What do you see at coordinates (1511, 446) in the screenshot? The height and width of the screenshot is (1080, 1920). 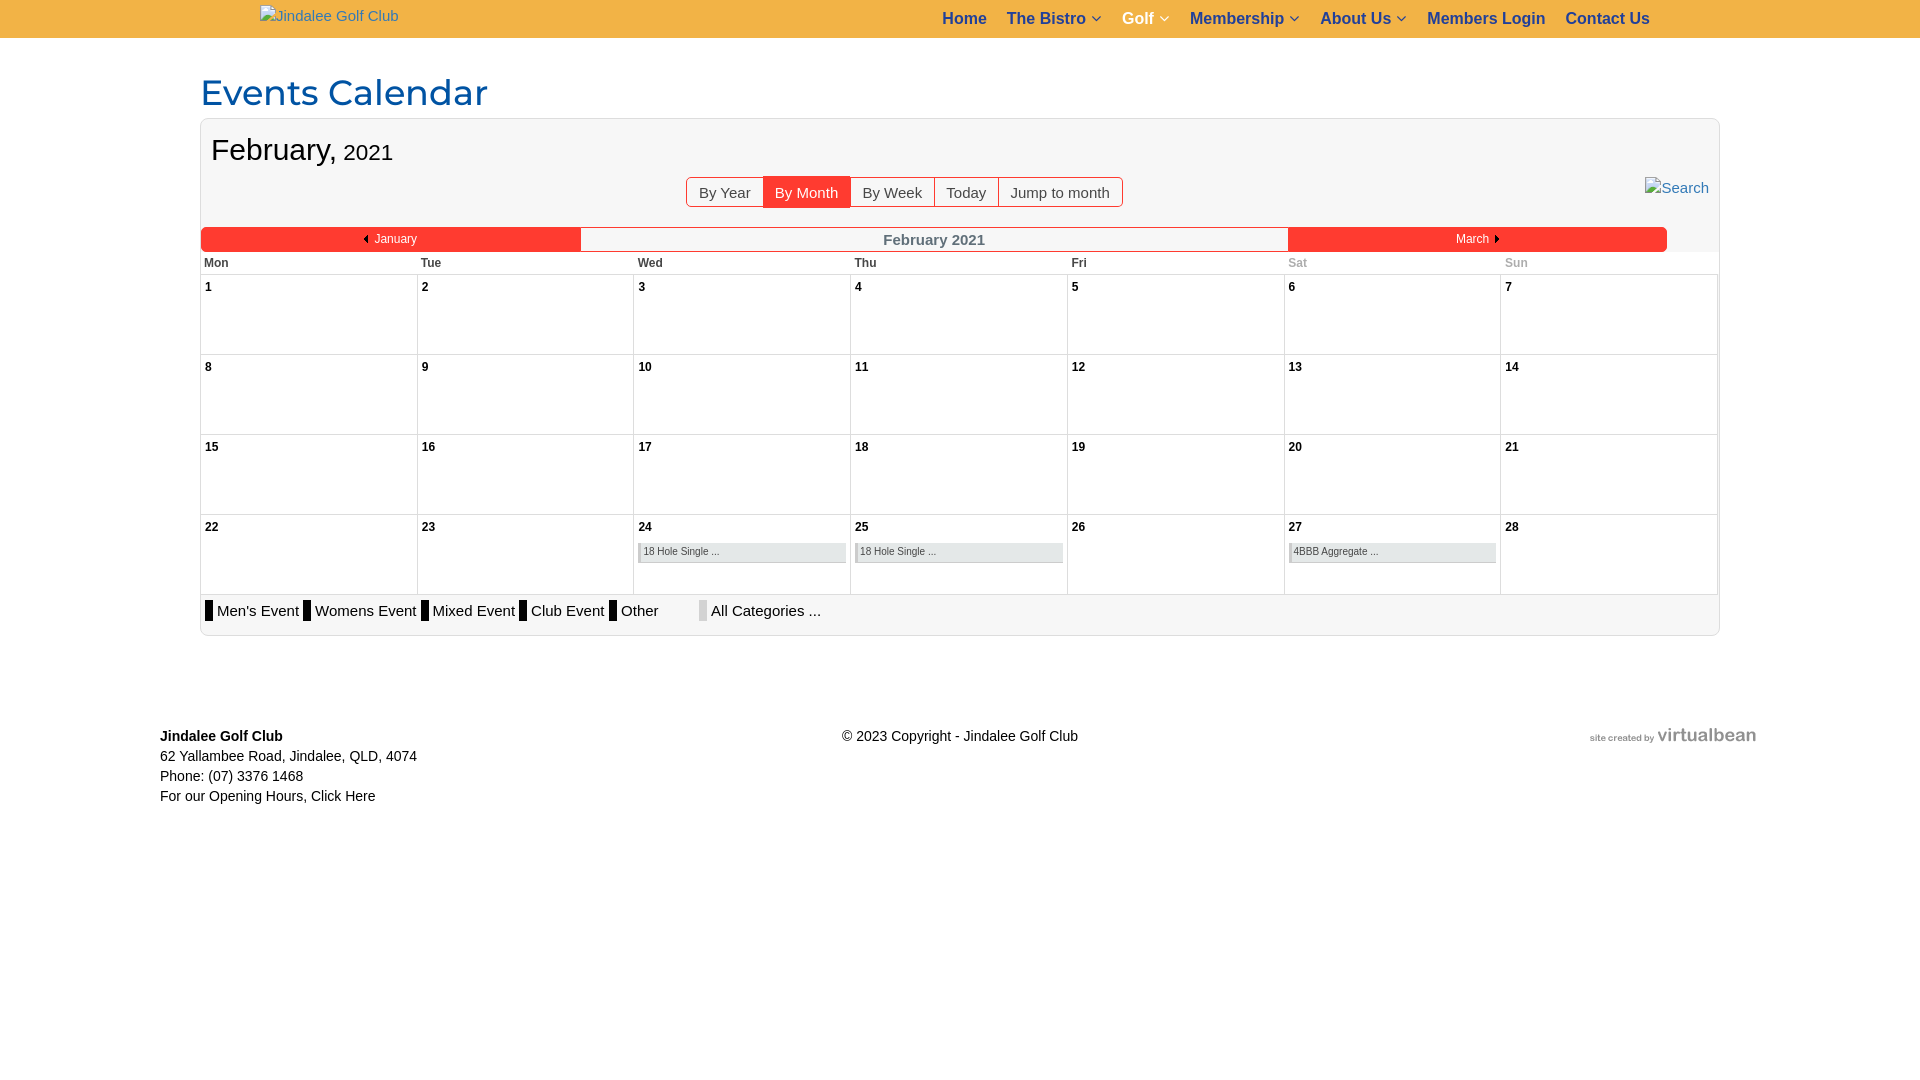 I see `'21'` at bounding box center [1511, 446].